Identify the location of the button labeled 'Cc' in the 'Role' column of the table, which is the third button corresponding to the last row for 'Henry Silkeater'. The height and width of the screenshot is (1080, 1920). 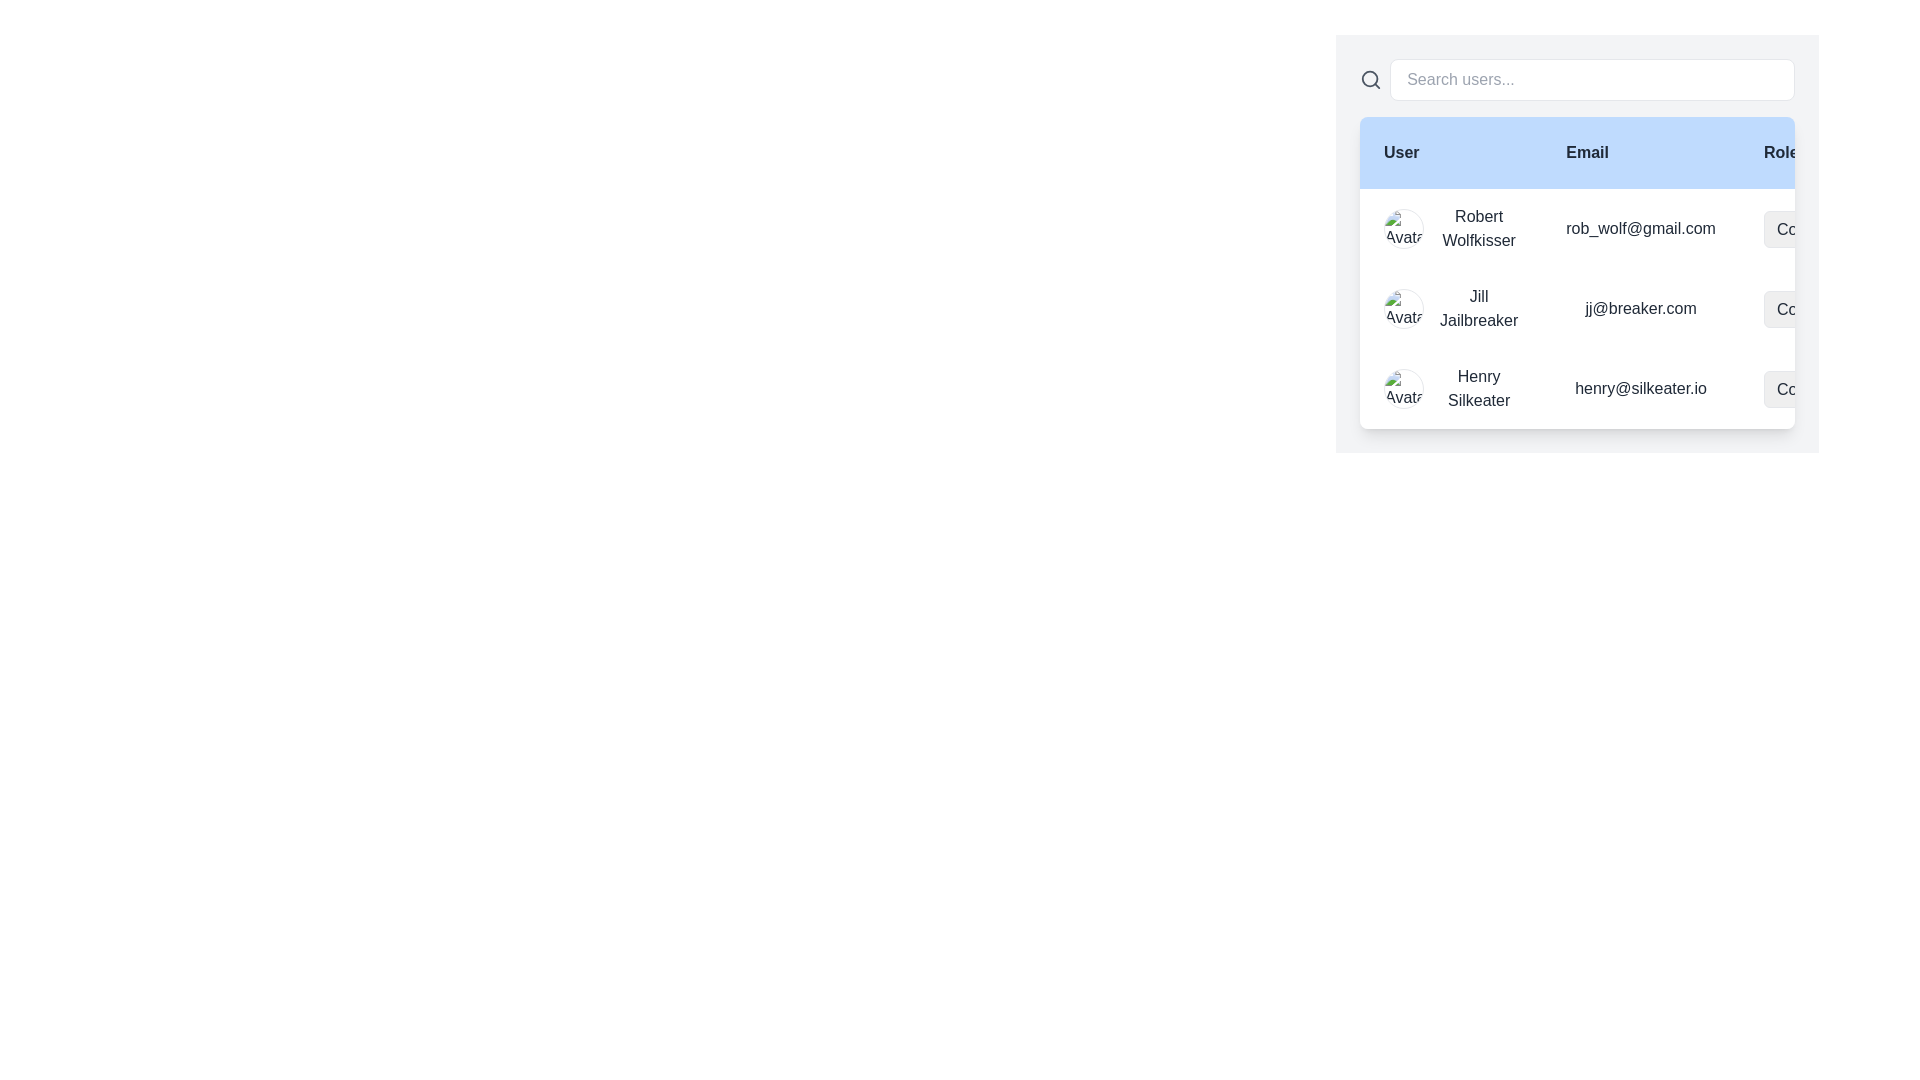
(1826, 308).